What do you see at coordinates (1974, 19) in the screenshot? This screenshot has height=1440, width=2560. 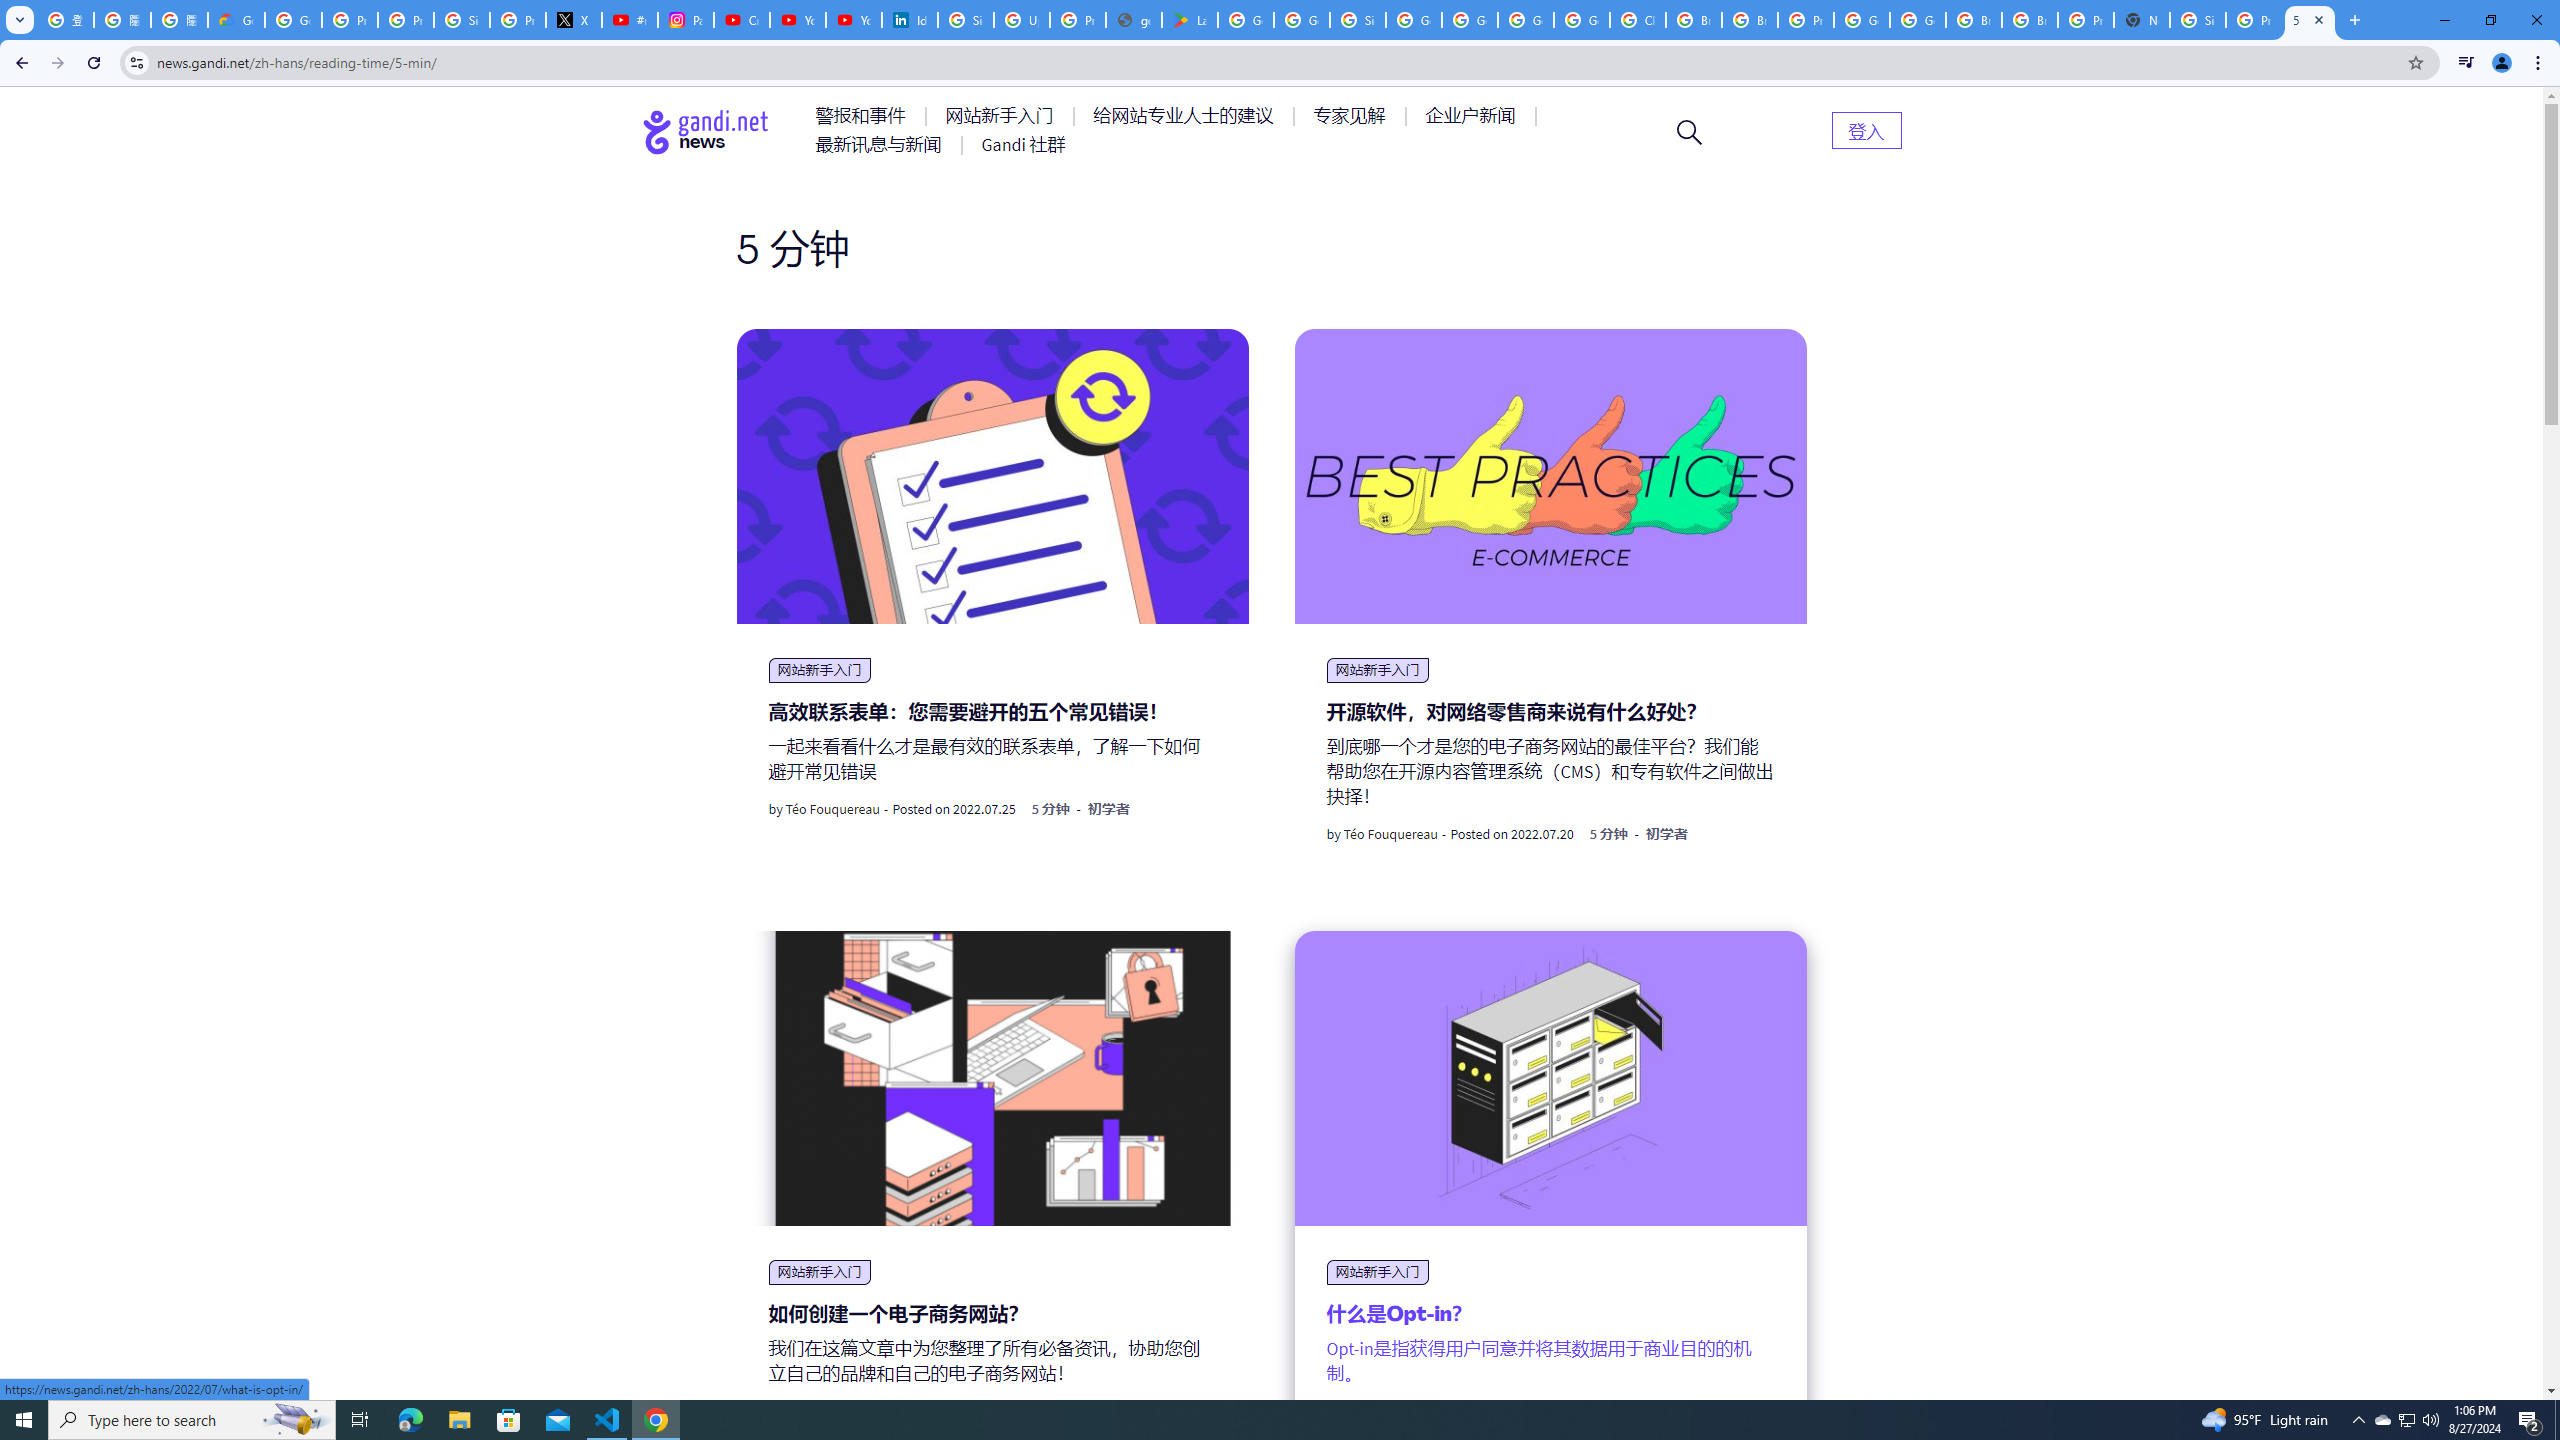 I see `'Browse Chrome as a guest - Computer - Google Chrome Help'` at bounding box center [1974, 19].